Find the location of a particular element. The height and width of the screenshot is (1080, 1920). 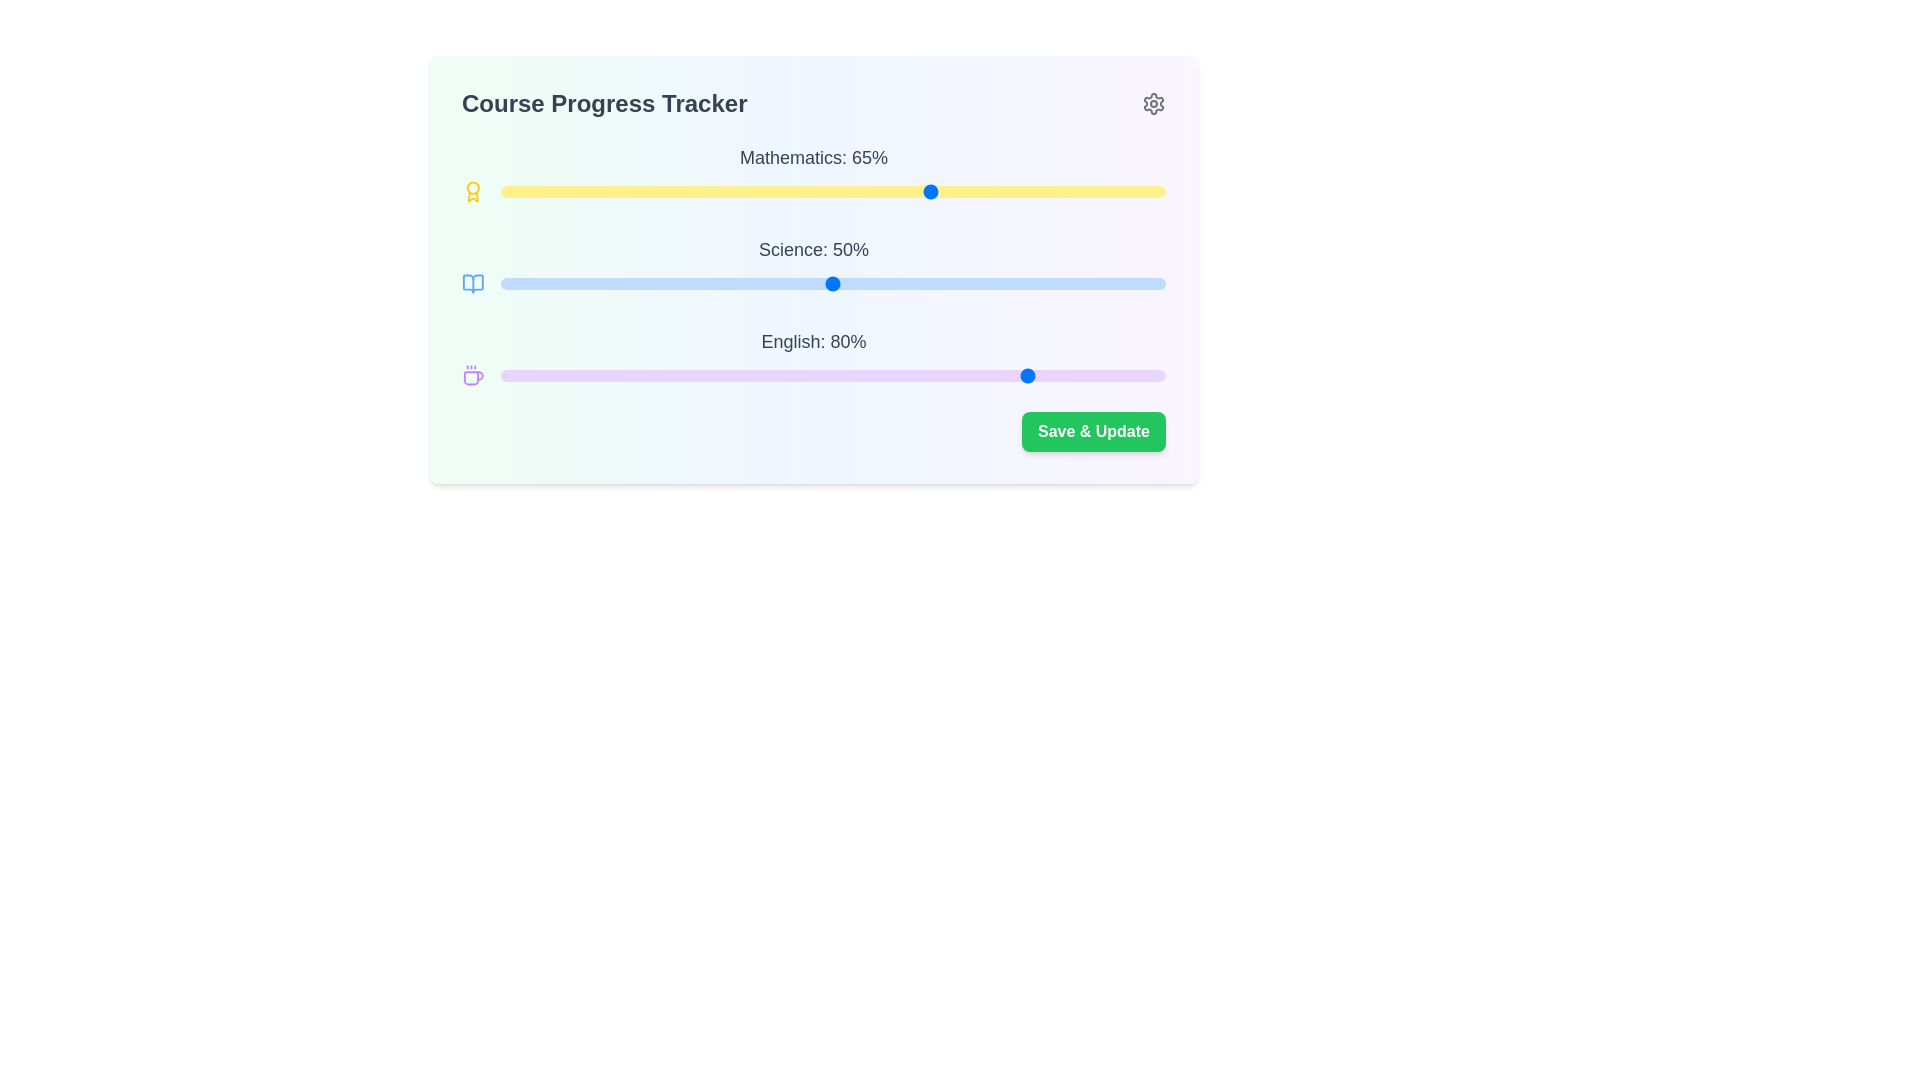

the mathematics progress is located at coordinates (1012, 192).